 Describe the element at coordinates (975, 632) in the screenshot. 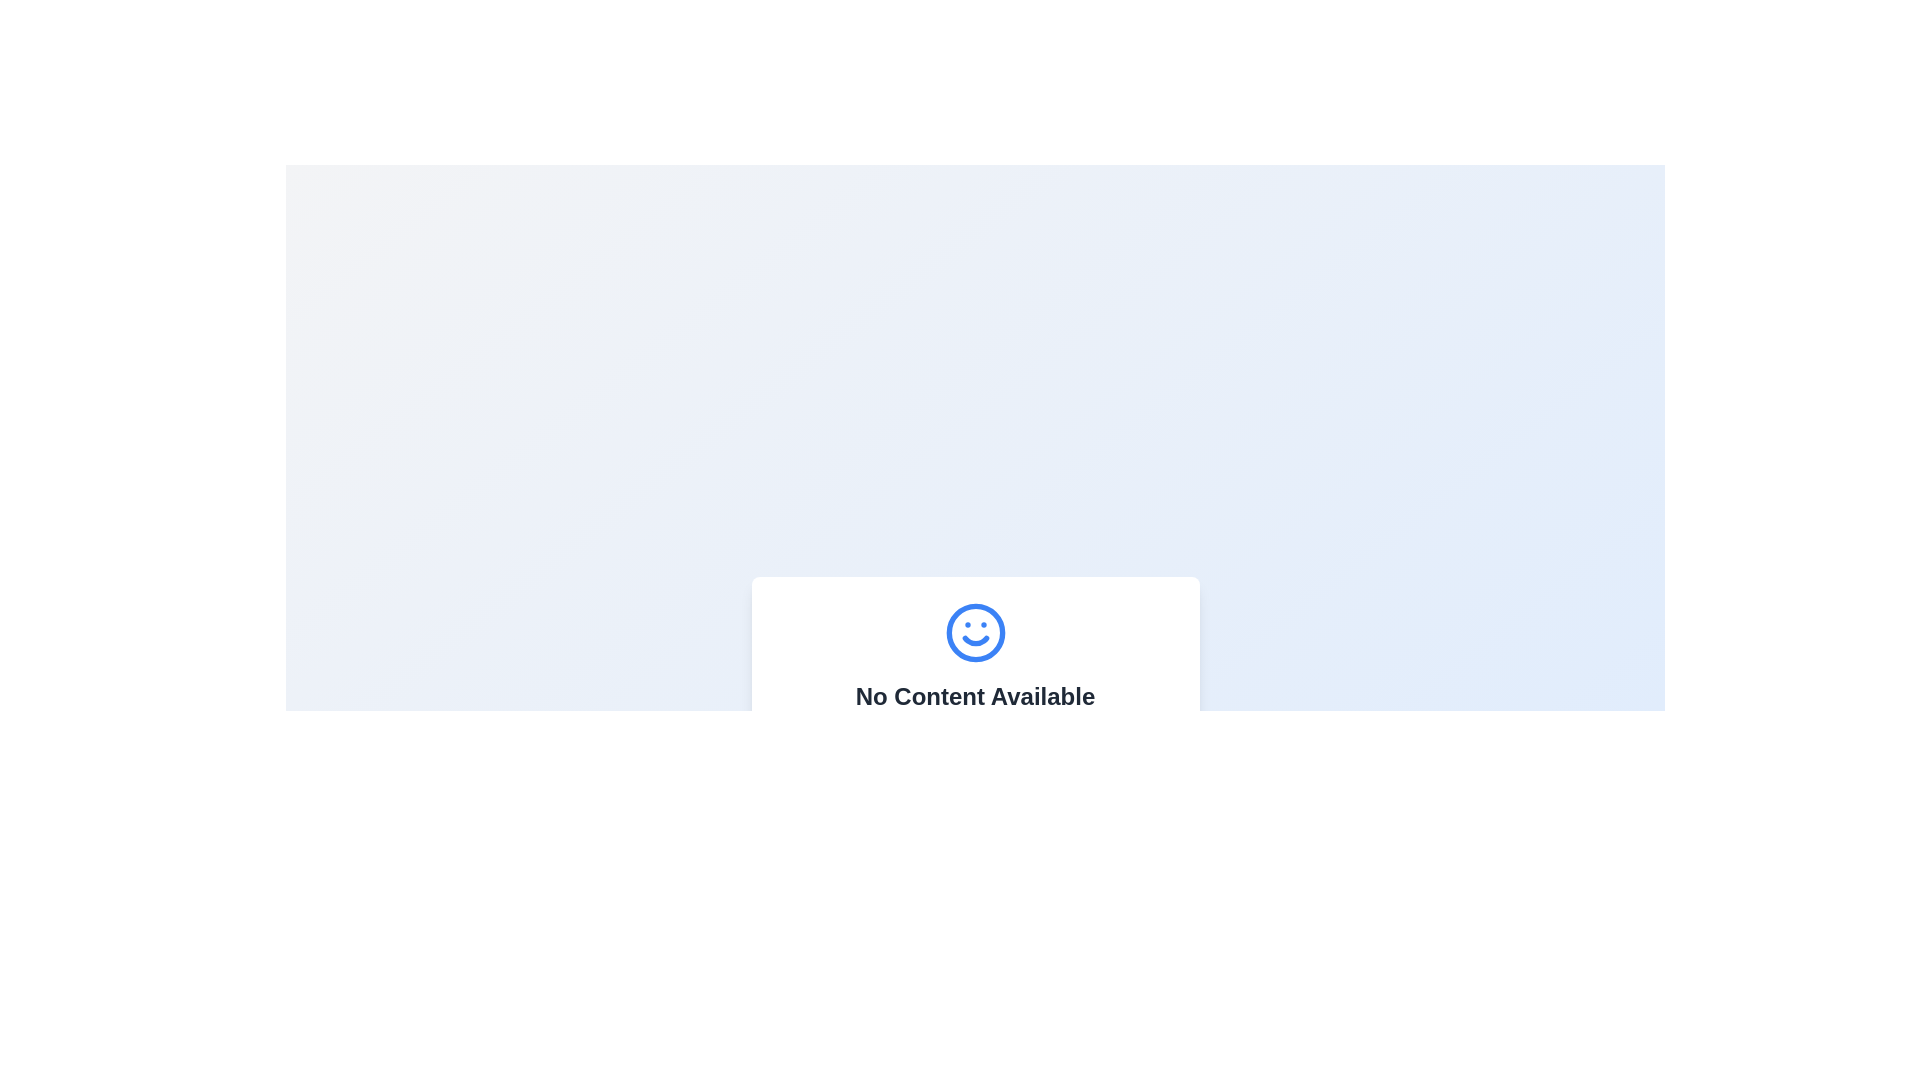

I see `the decorative icon that indicates a neutral or positive system state, located at the top section of the white box above the heading 'No Content Available'` at that location.